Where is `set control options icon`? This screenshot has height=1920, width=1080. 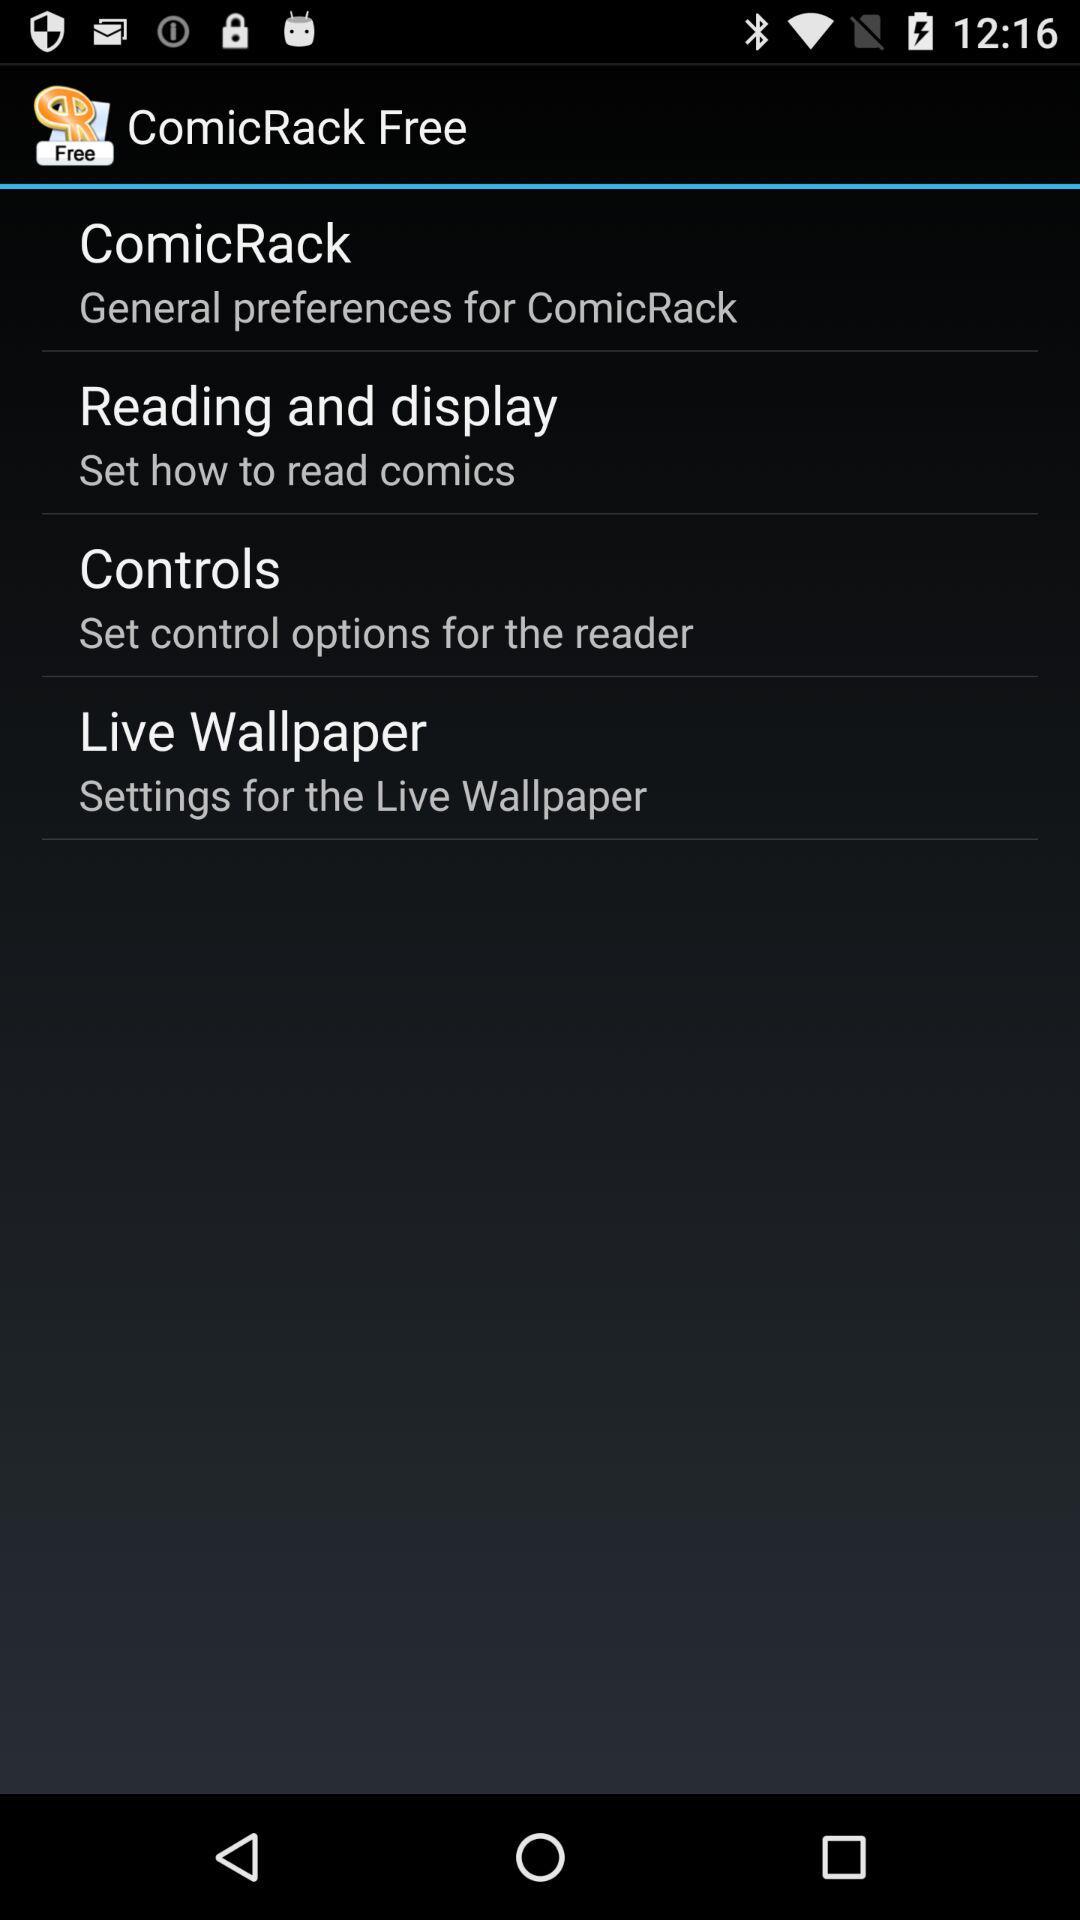
set control options icon is located at coordinates (386, 630).